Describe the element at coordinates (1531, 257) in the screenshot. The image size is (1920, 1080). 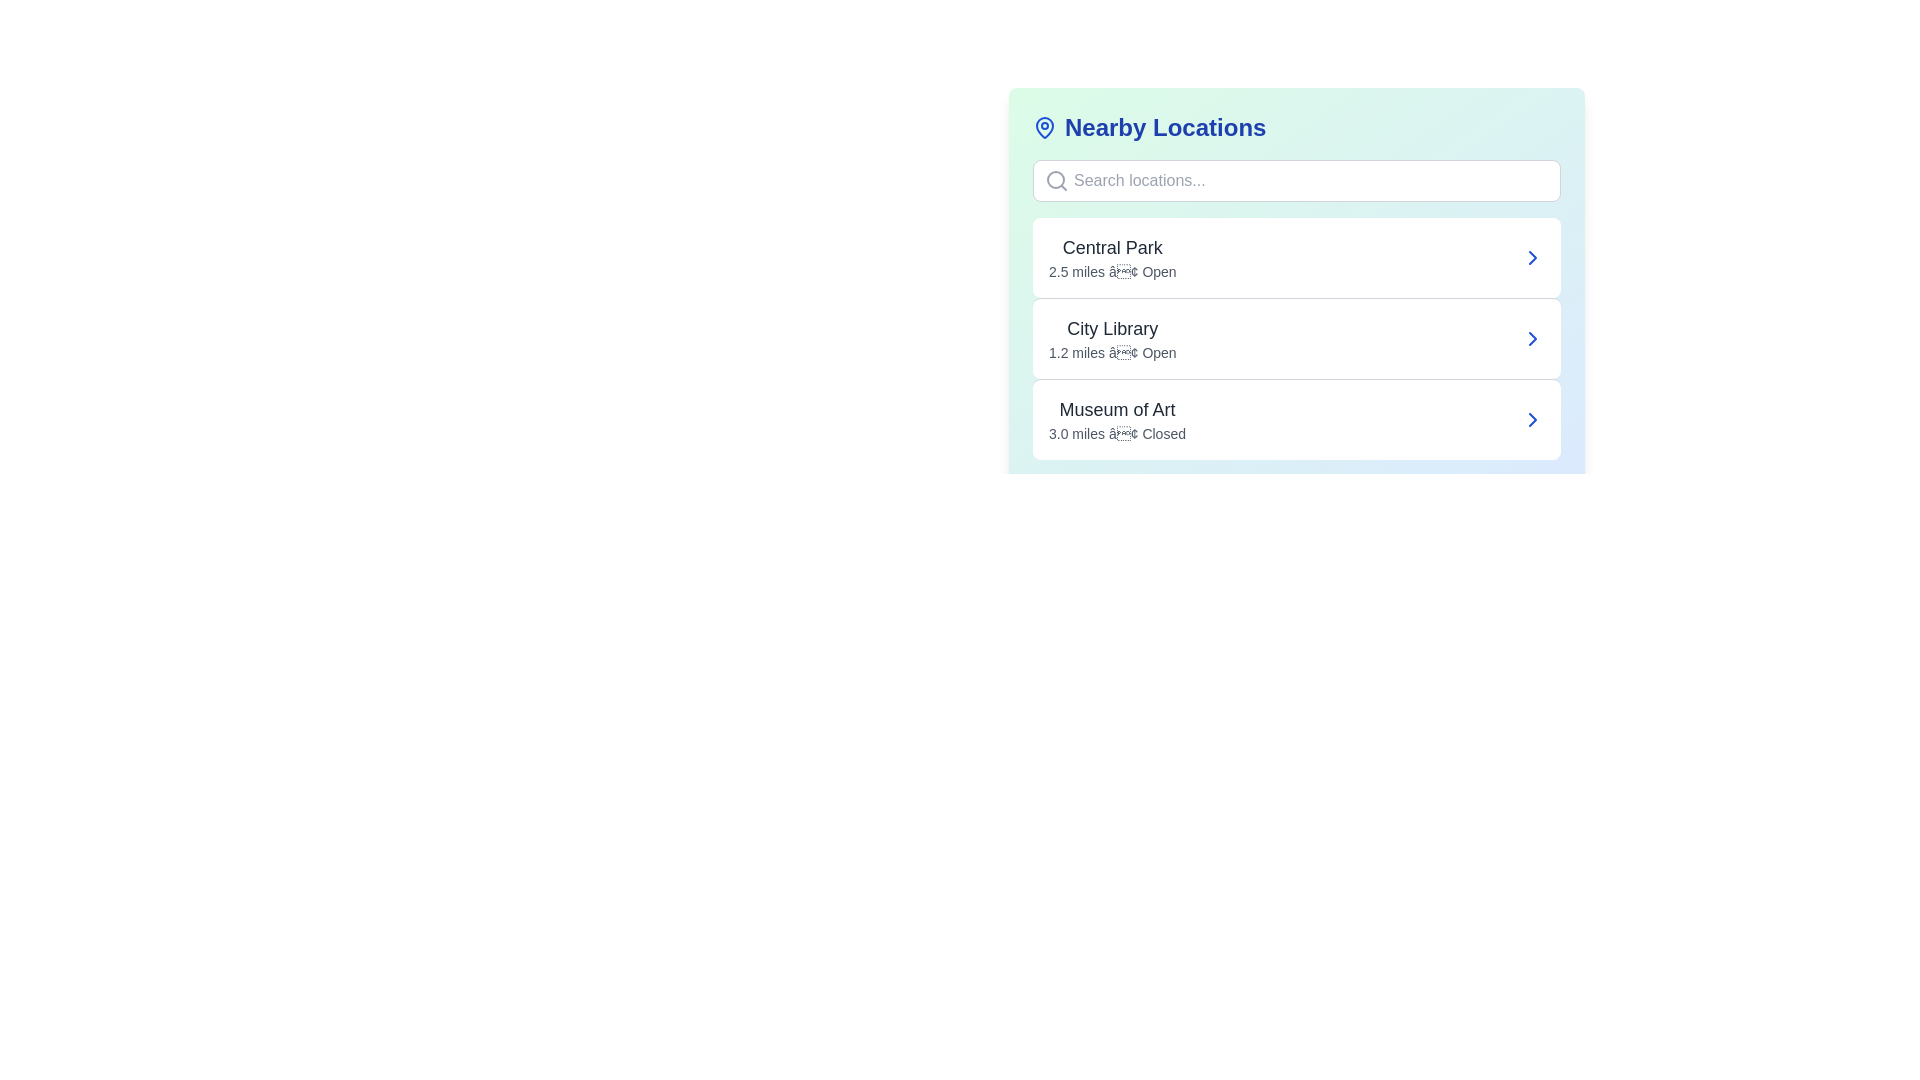
I see `the navigation icon located in the right section of the first list item labeled 'Central Park'` at that location.